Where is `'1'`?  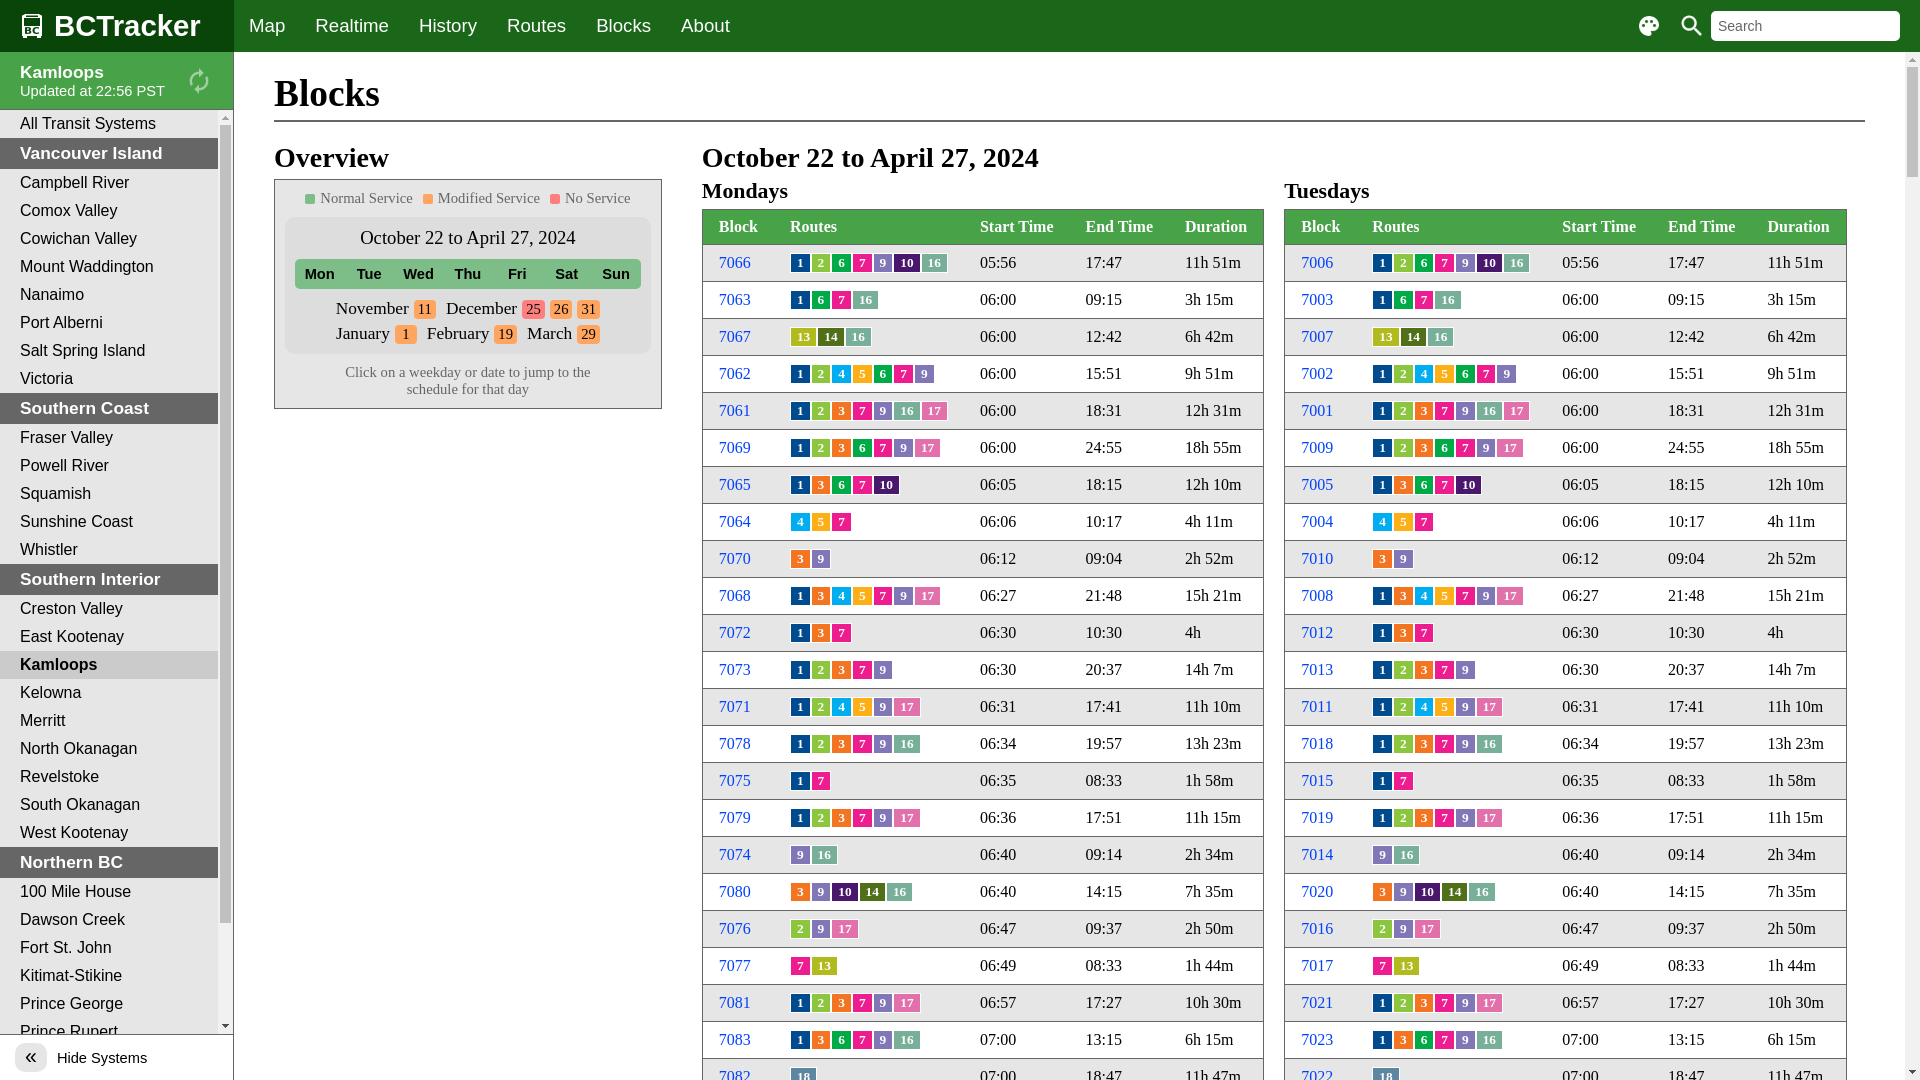 '1' is located at coordinates (1381, 744).